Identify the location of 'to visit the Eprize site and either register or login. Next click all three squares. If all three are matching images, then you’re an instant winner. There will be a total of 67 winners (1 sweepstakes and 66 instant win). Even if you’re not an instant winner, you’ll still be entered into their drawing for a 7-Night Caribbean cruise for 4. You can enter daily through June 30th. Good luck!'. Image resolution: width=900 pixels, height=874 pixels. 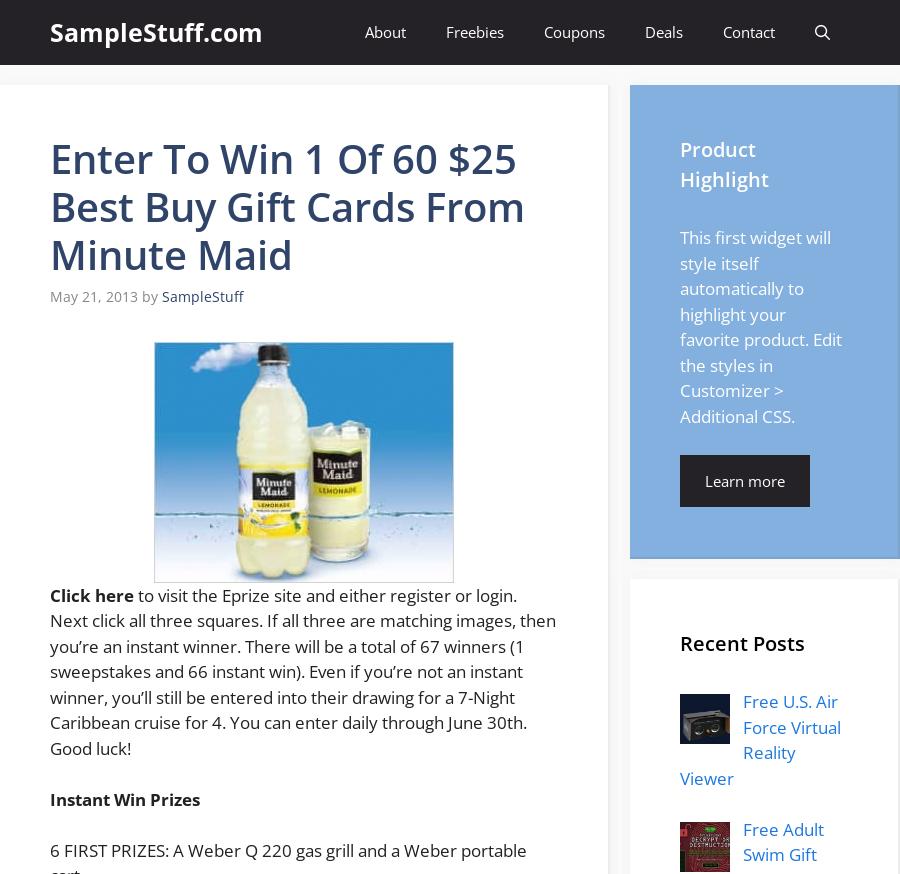
(302, 670).